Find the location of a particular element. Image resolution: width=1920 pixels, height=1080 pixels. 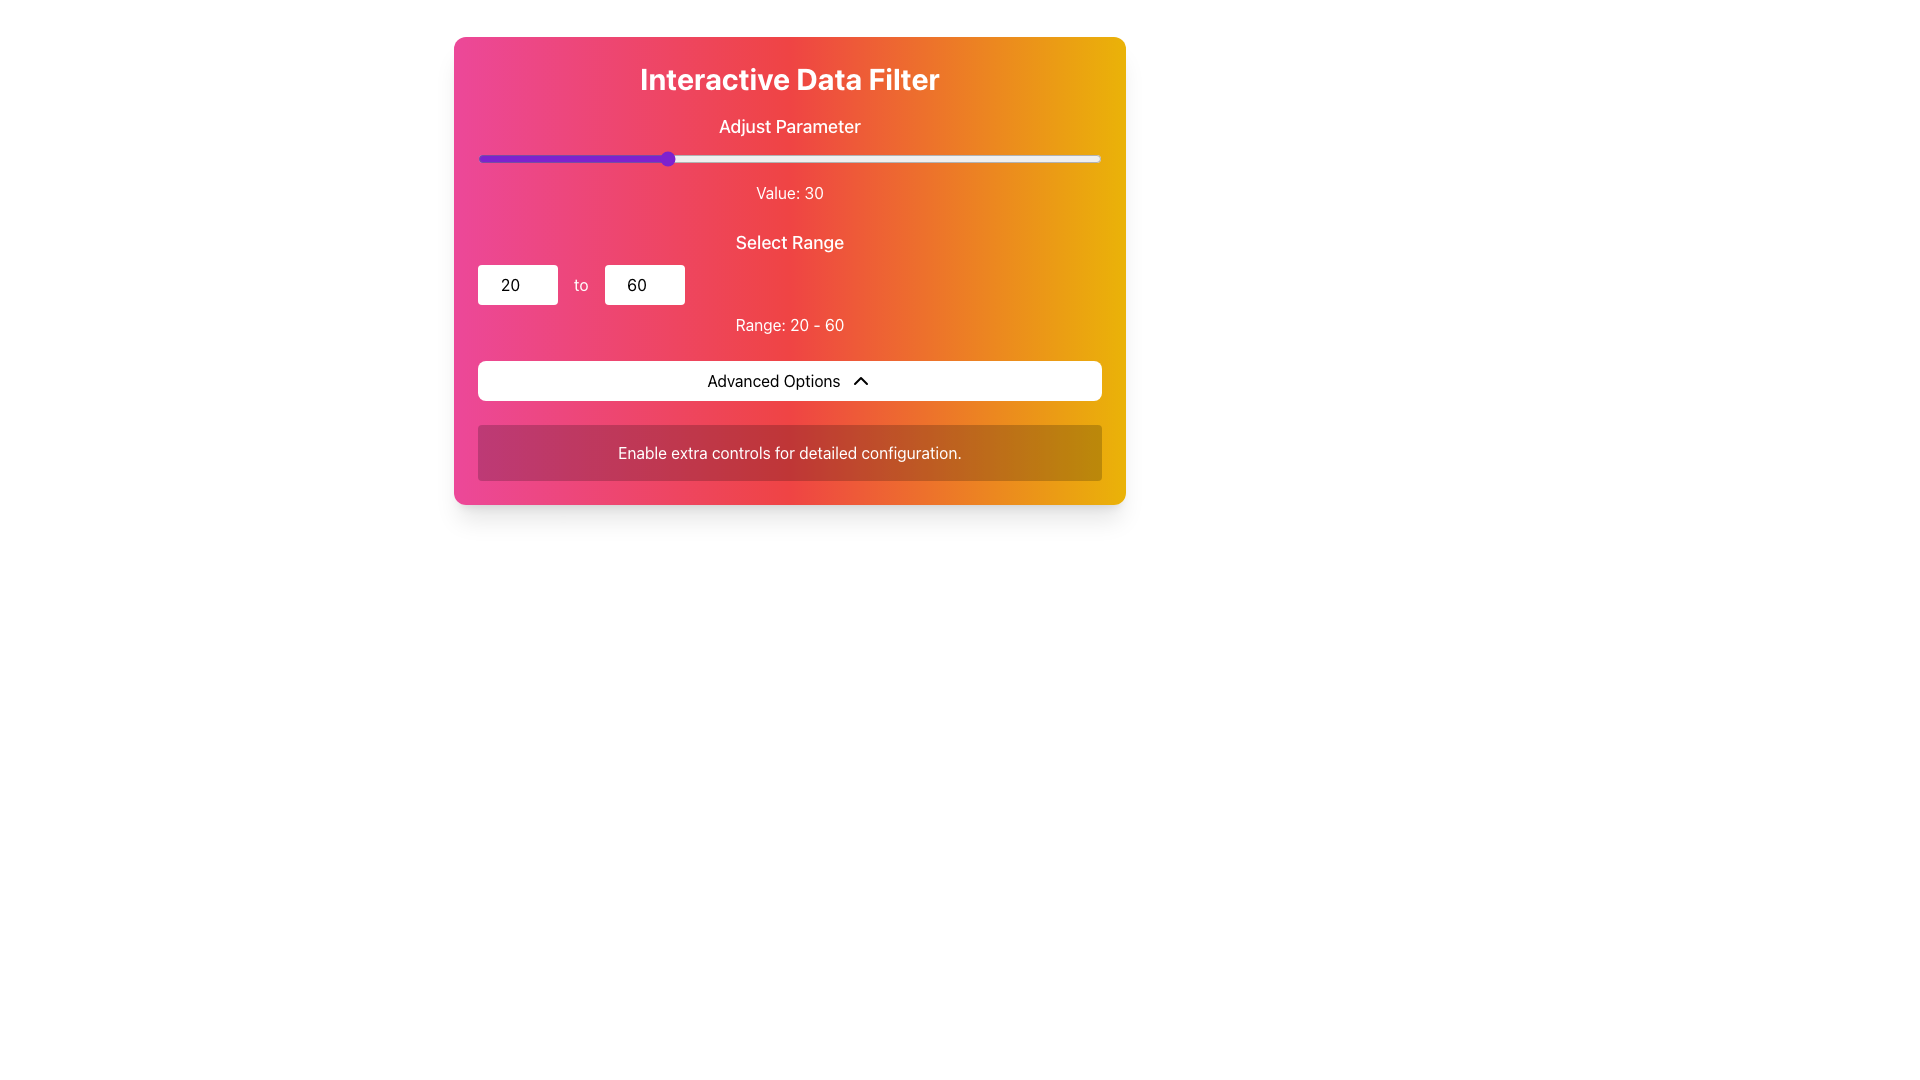

the Range slider located below 'Adjust Parameter' and above 'Value: 30', which allows the user to adjust a parameter from 0 to 100 is located at coordinates (789, 157).